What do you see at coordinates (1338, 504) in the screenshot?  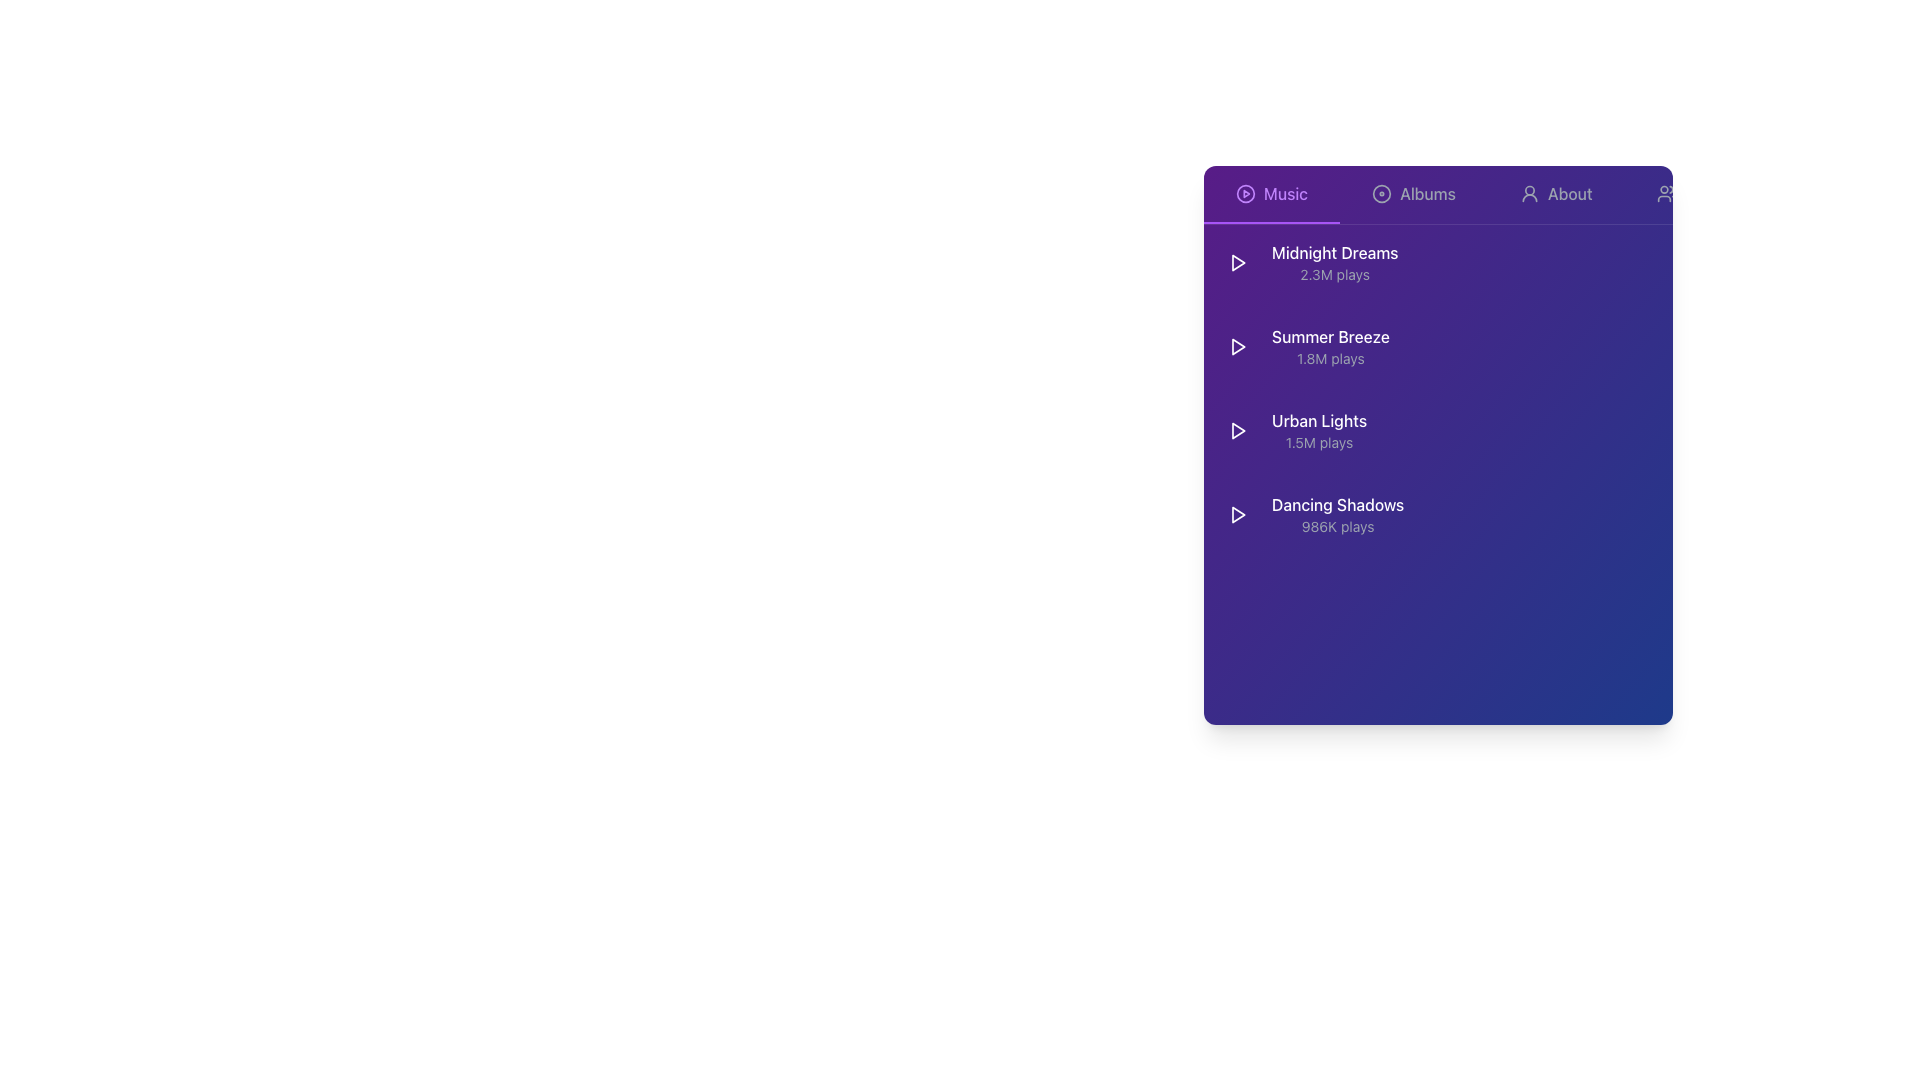 I see `the title of the fourth music track or playlist in the list, which provides the name of the track` at bounding box center [1338, 504].